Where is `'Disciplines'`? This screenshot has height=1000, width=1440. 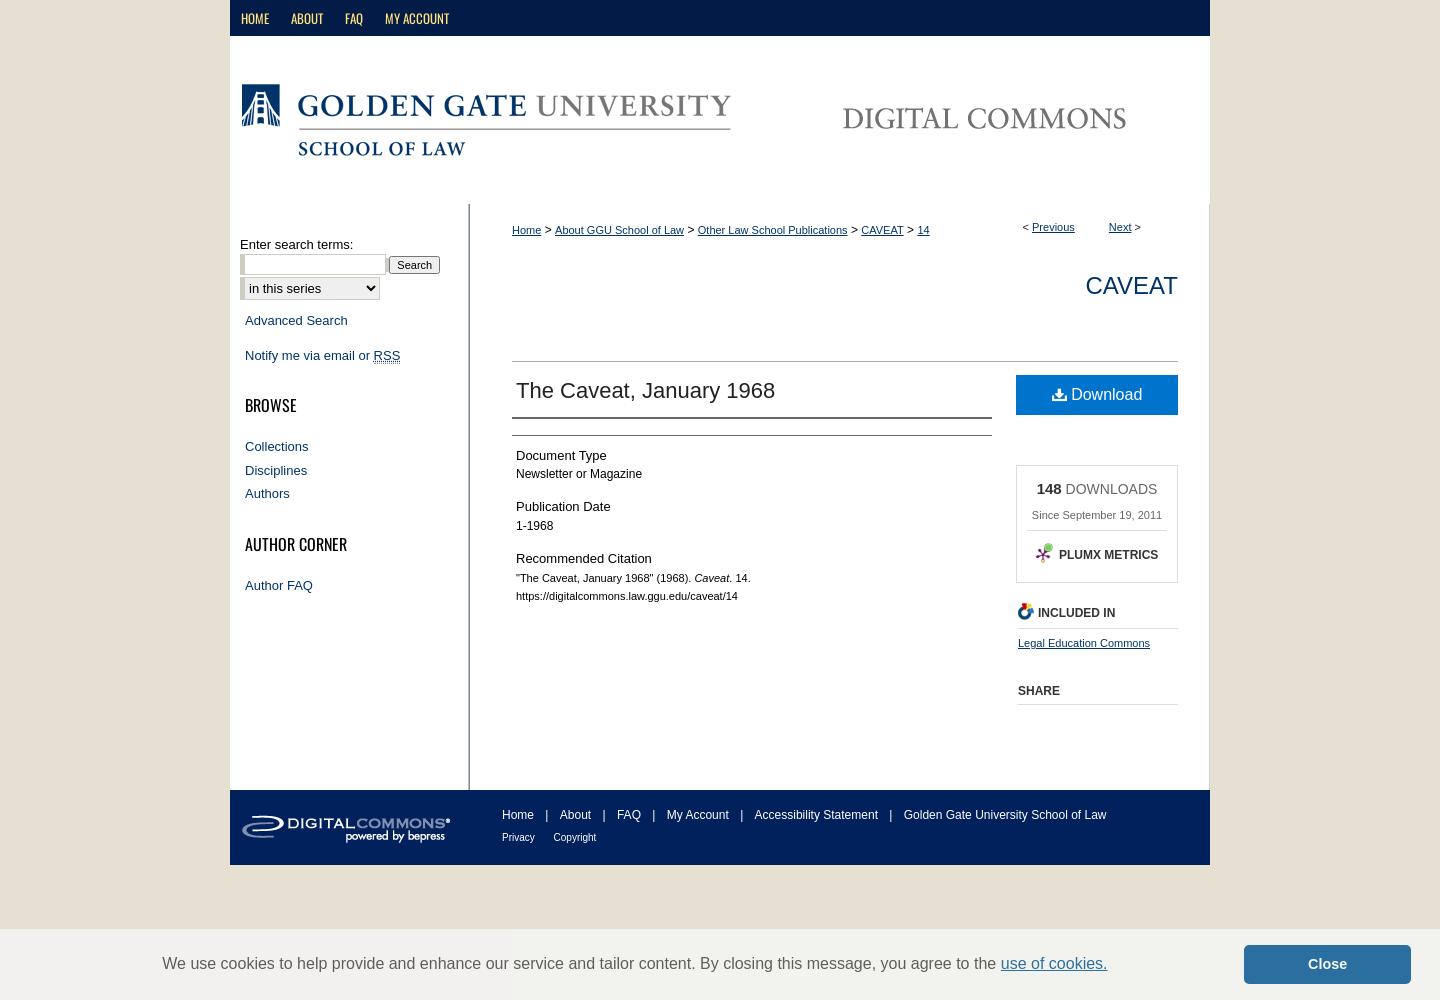 'Disciplines' is located at coordinates (275, 468).